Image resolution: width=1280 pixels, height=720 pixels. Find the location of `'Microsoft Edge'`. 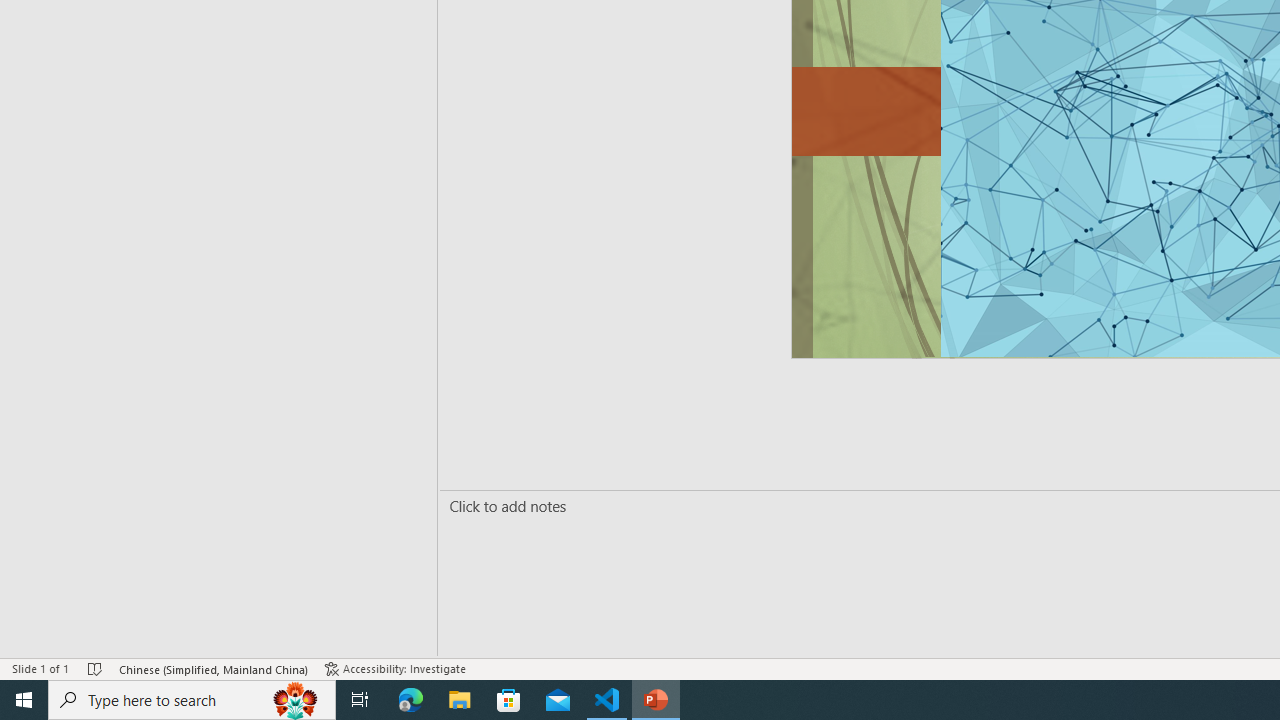

'Microsoft Edge' is located at coordinates (410, 698).